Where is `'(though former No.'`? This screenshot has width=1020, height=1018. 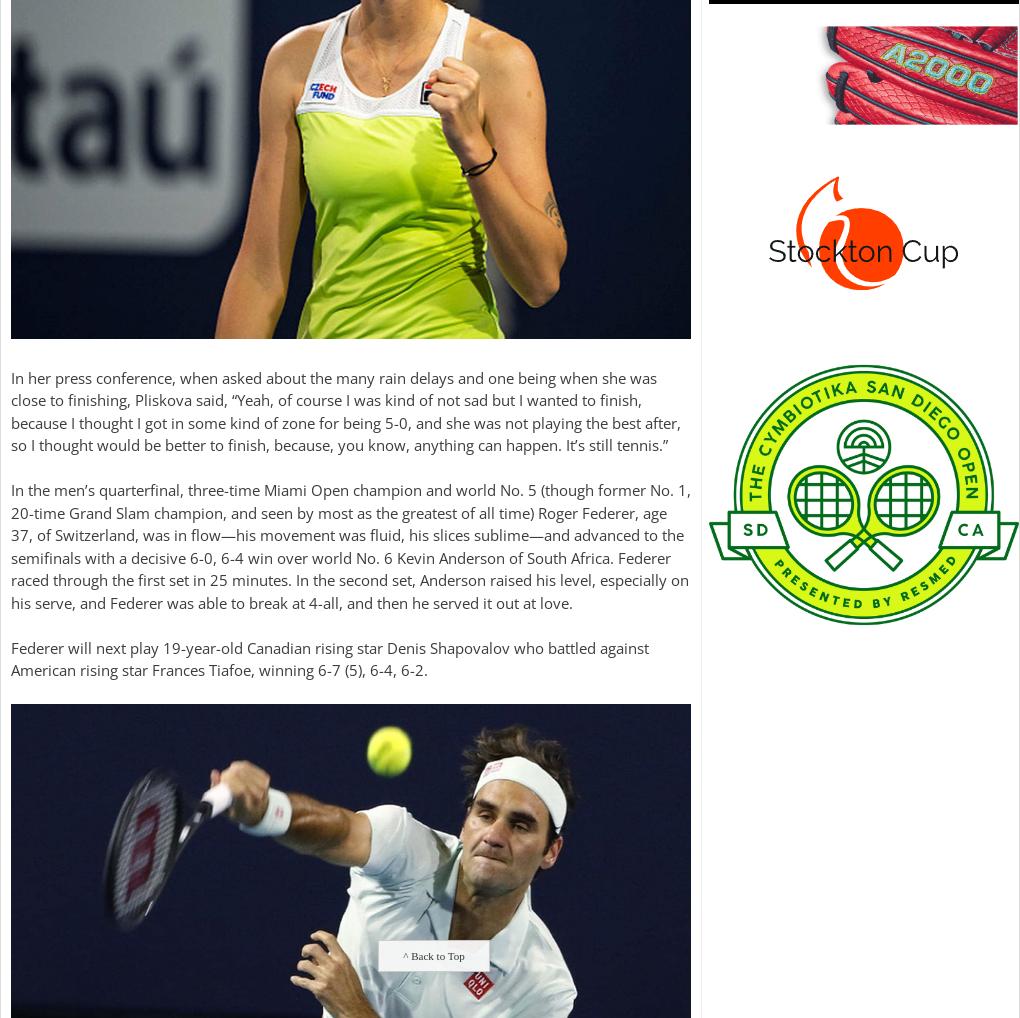 '(though former No.' is located at coordinates (606, 489).